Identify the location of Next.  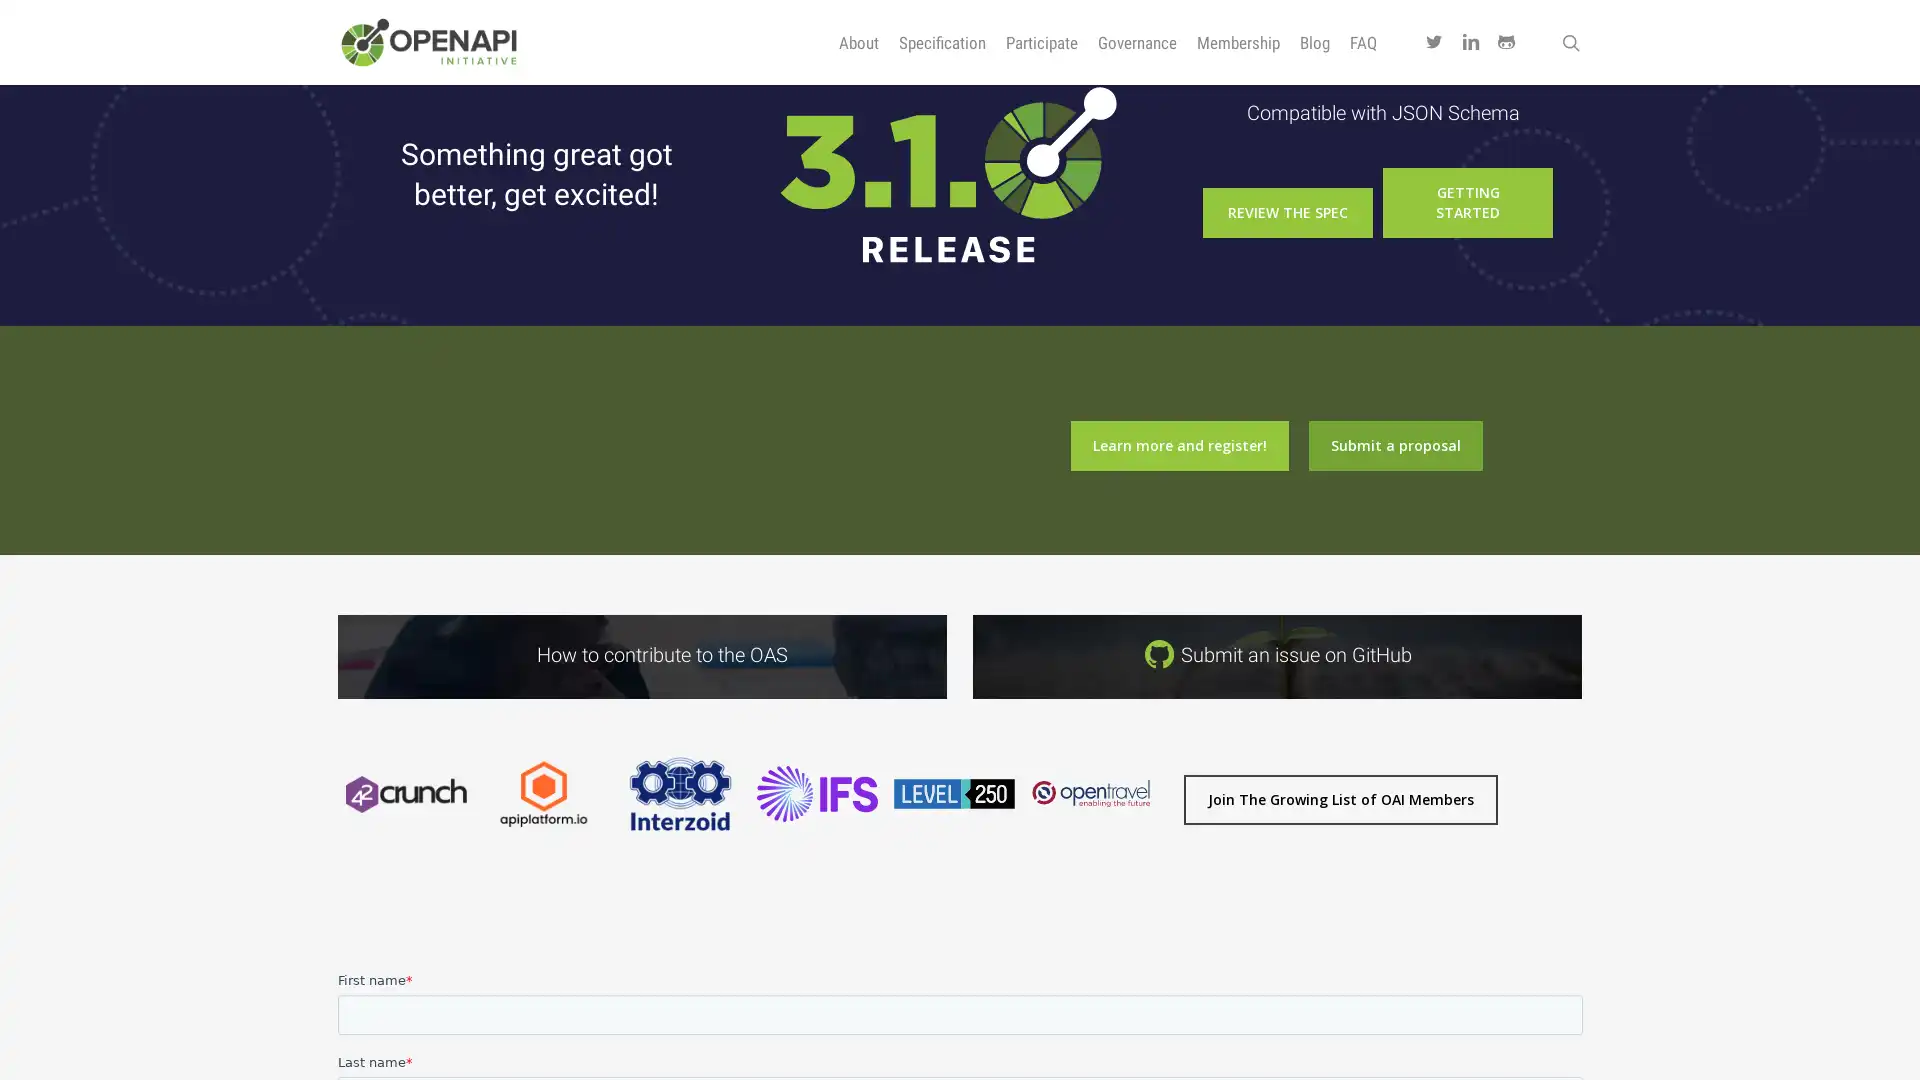
(1169, 859).